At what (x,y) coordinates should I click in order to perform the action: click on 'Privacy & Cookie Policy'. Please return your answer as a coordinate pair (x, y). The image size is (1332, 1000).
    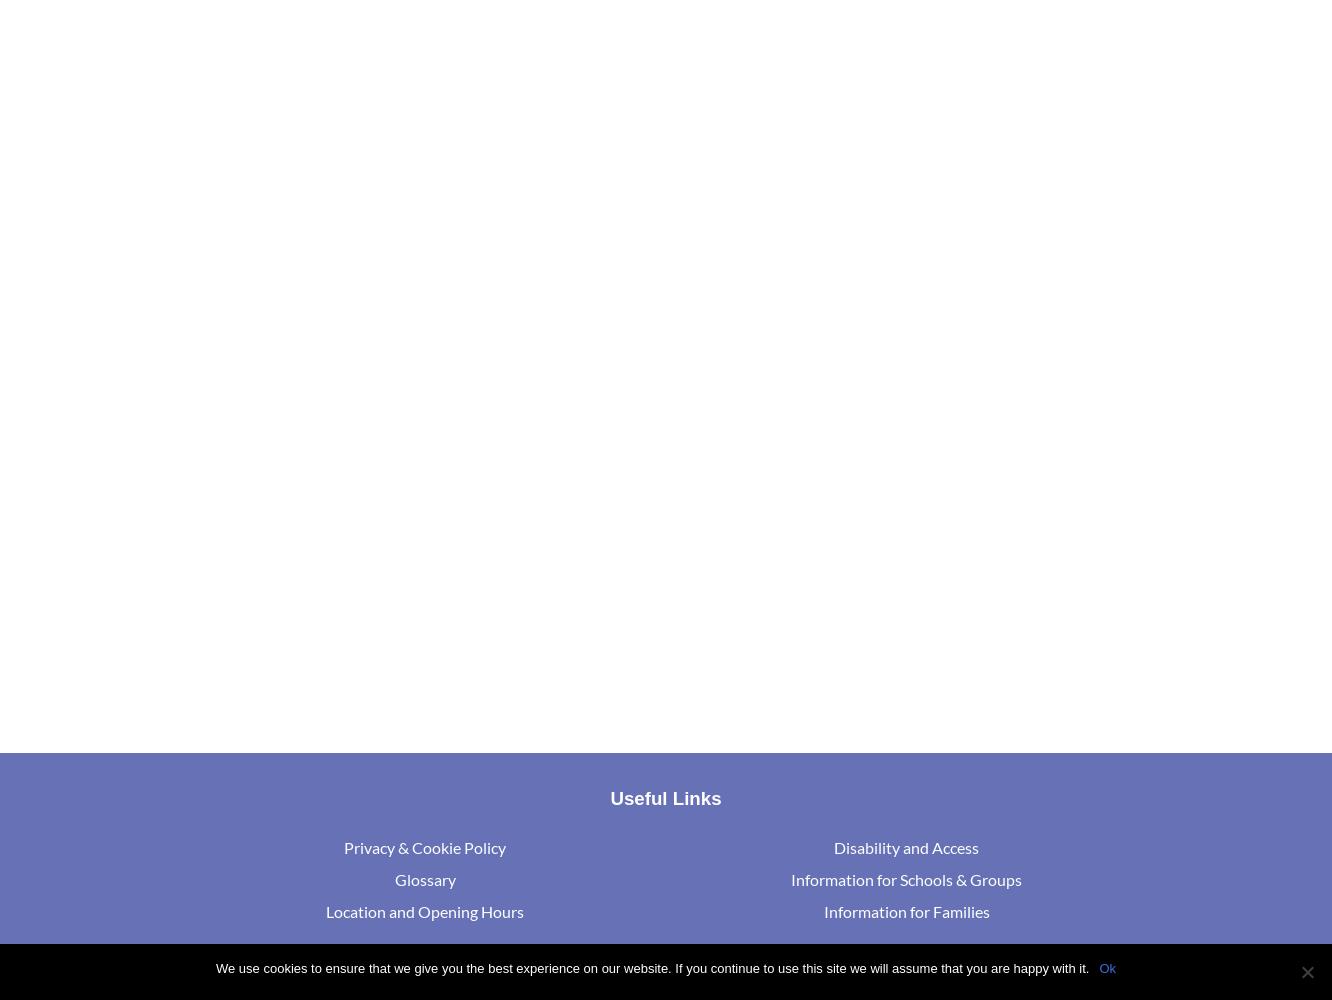
    Looking at the image, I should click on (424, 846).